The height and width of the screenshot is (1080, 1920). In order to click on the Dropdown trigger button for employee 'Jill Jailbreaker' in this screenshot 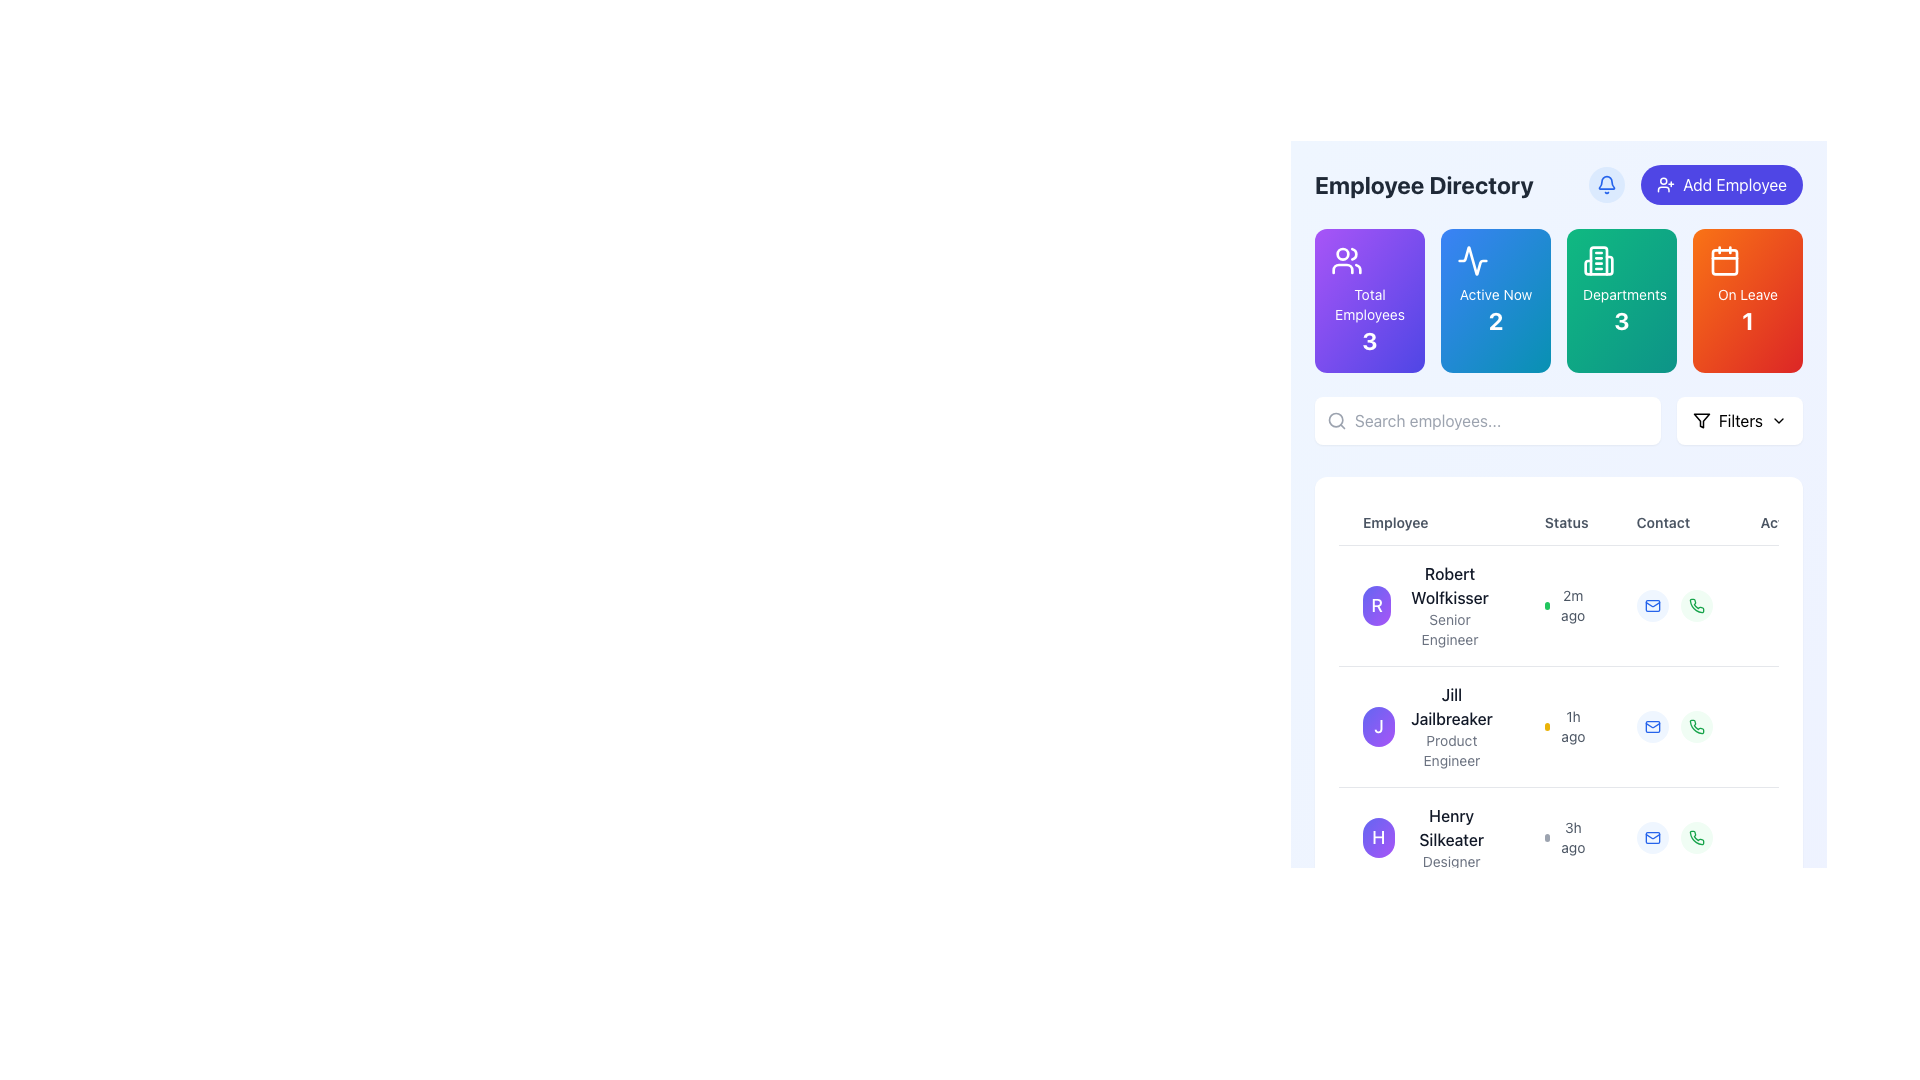, I will do `click(1785, 726)`.